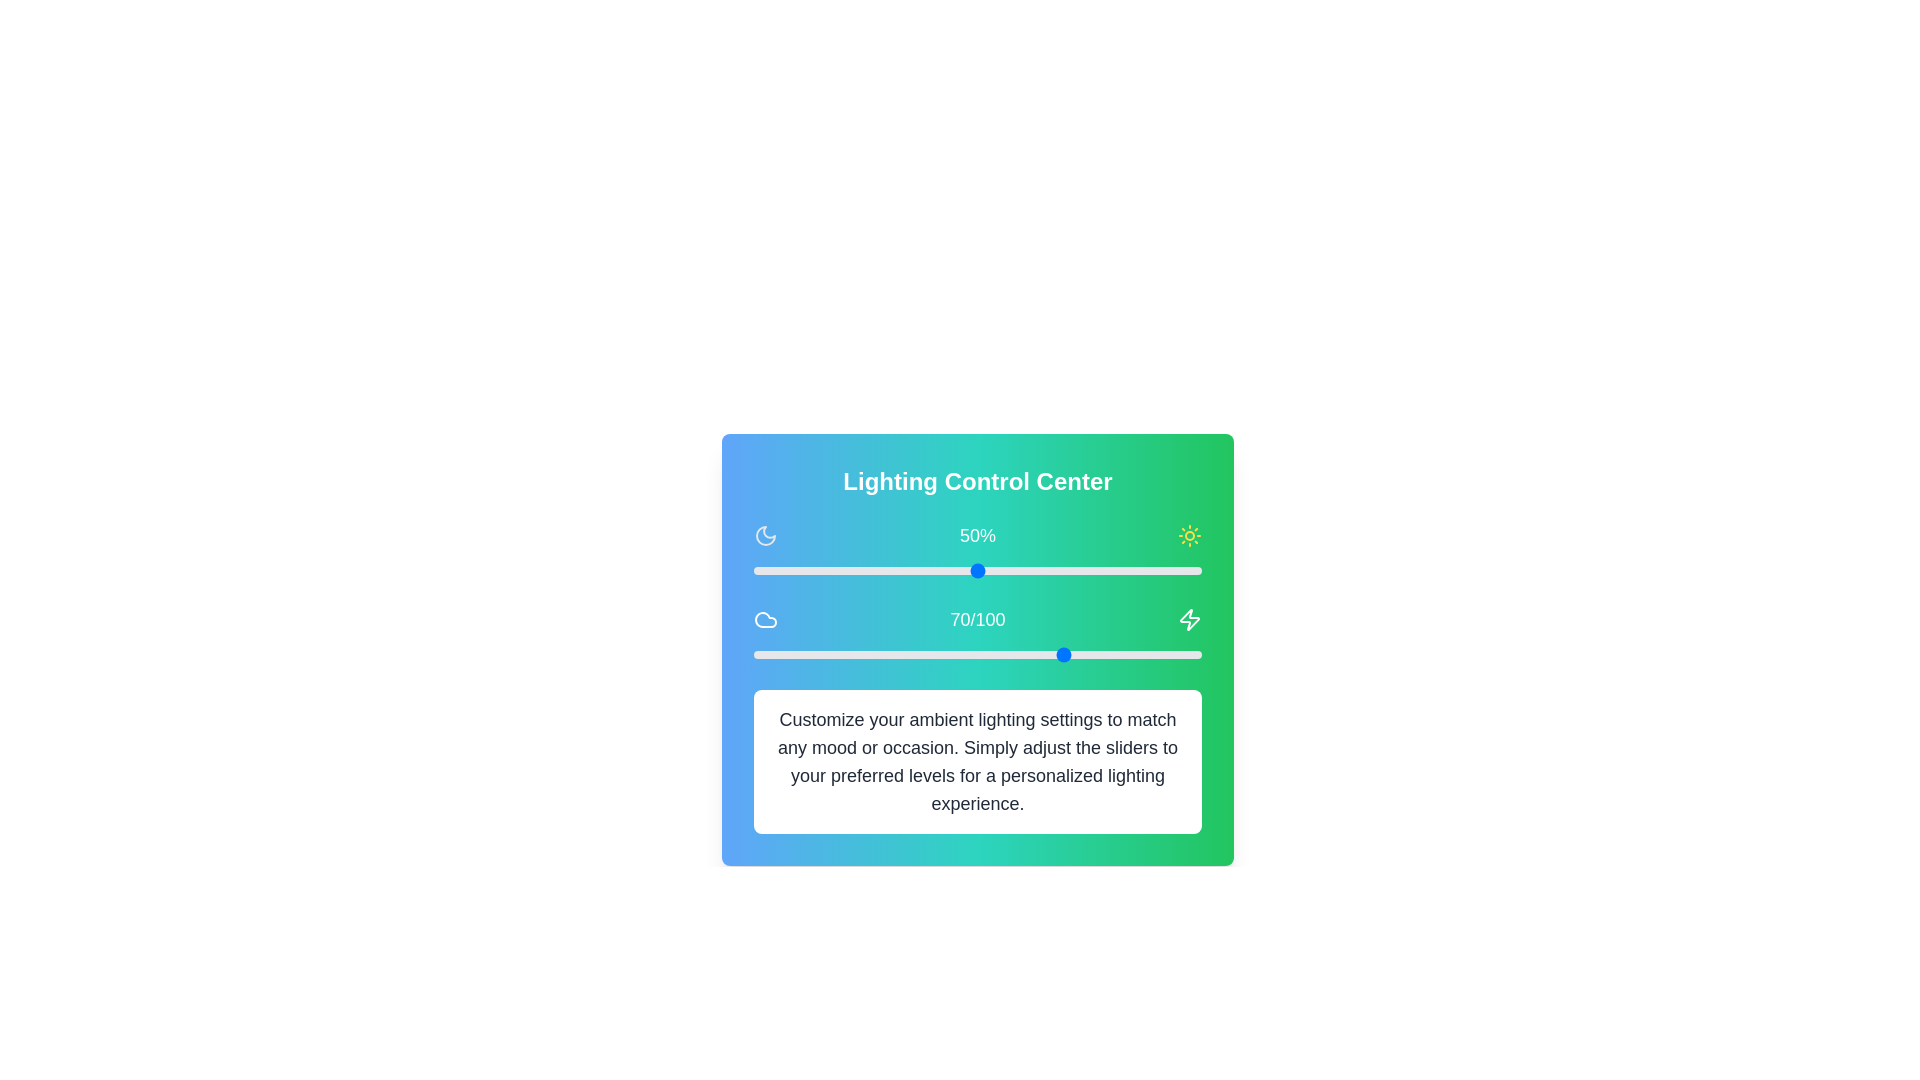 The height and width of the screenshot is (1080, 1920). I want to click on the slider to set the value to 93, so click(1170, 570).